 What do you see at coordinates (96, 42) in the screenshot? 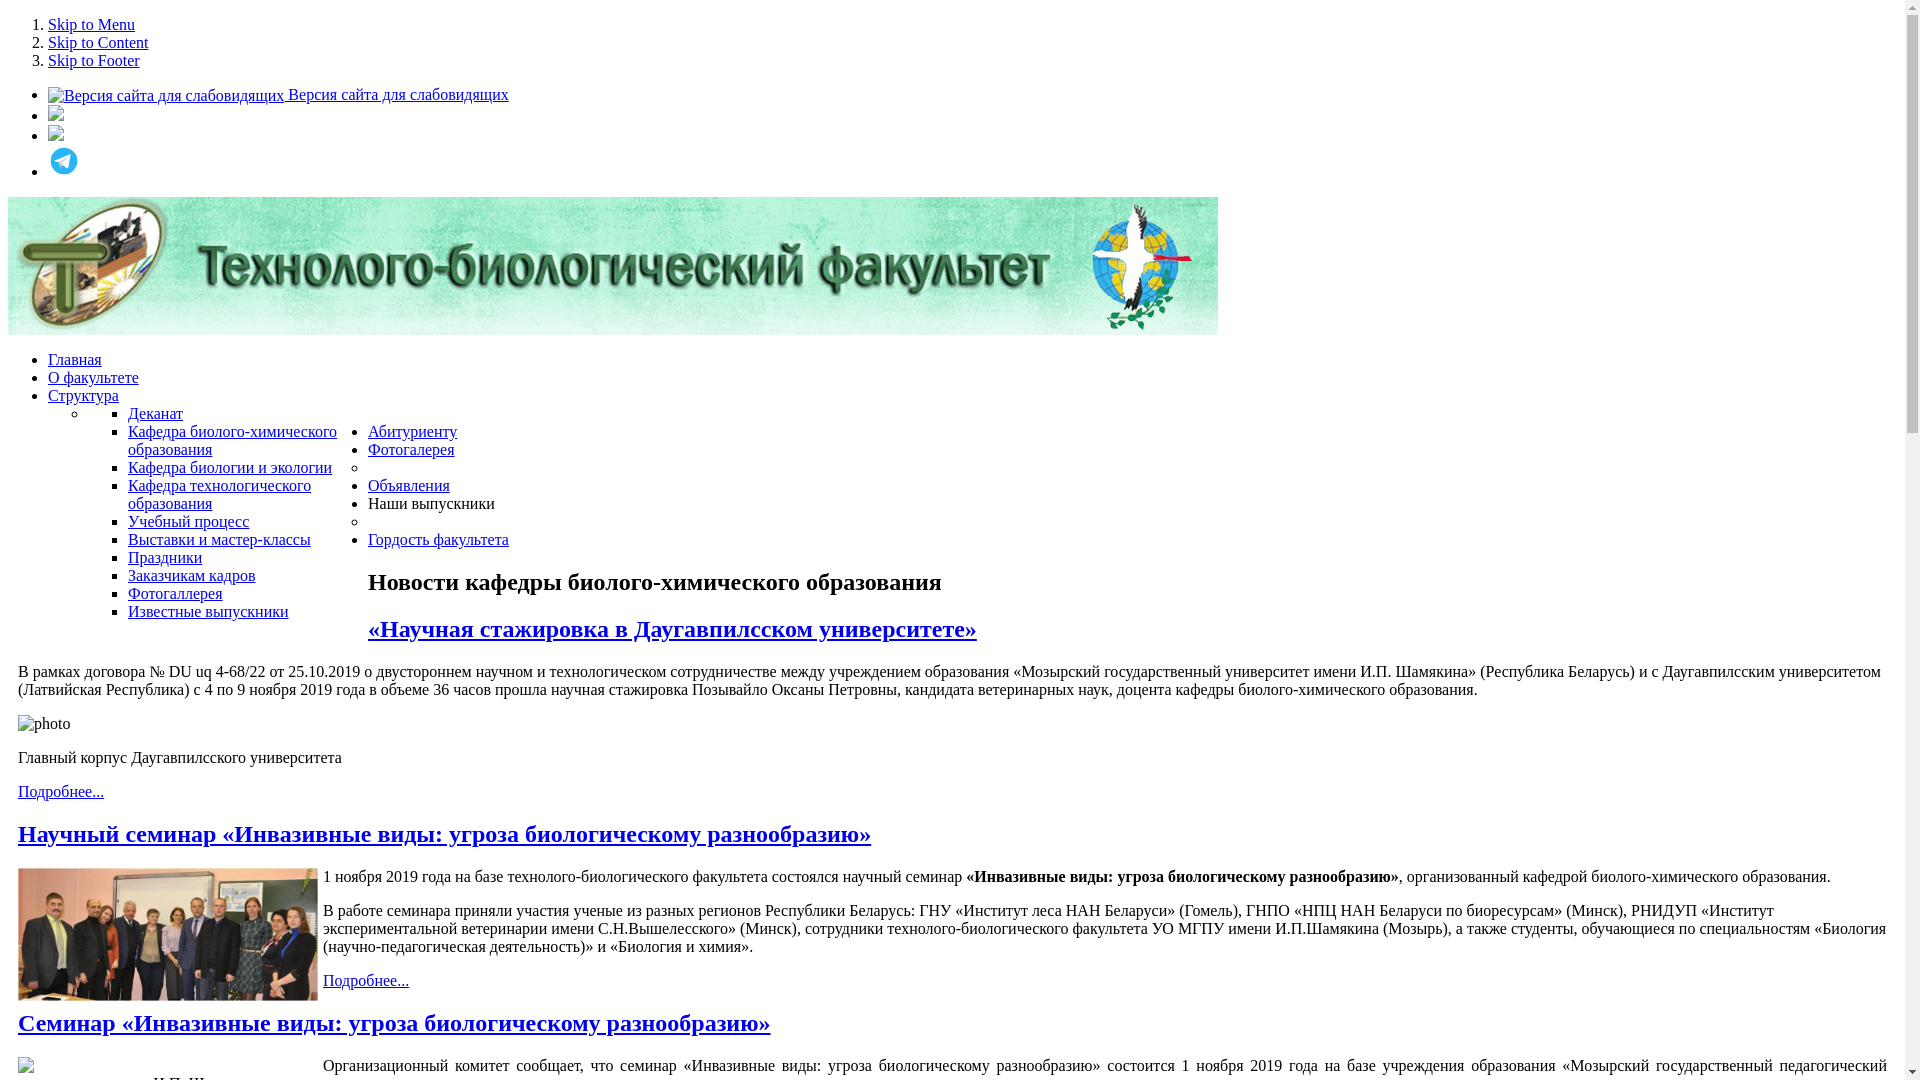
I see `'Skip to Content'` at bounding box center [96, 42].